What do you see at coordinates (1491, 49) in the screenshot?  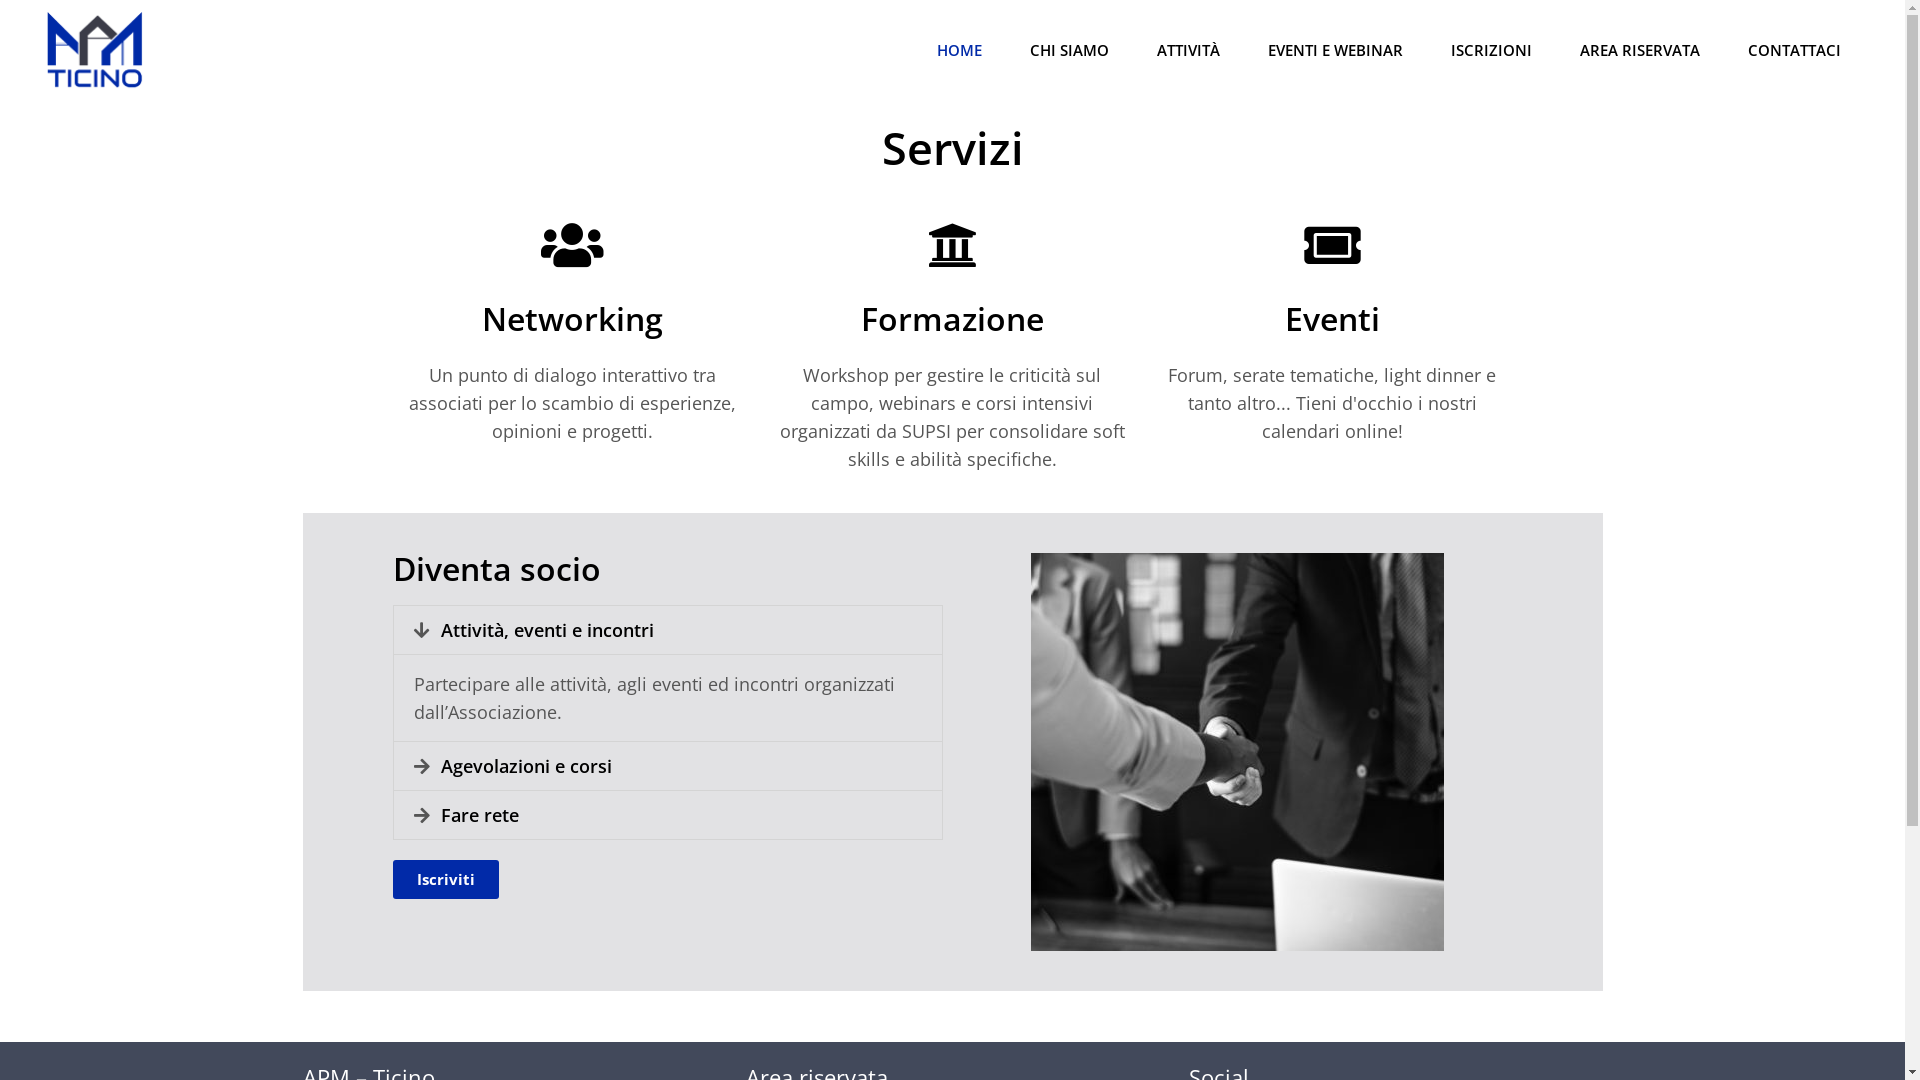 I see `'ISCRIZIONI'` at bounding box center [1491, 49].